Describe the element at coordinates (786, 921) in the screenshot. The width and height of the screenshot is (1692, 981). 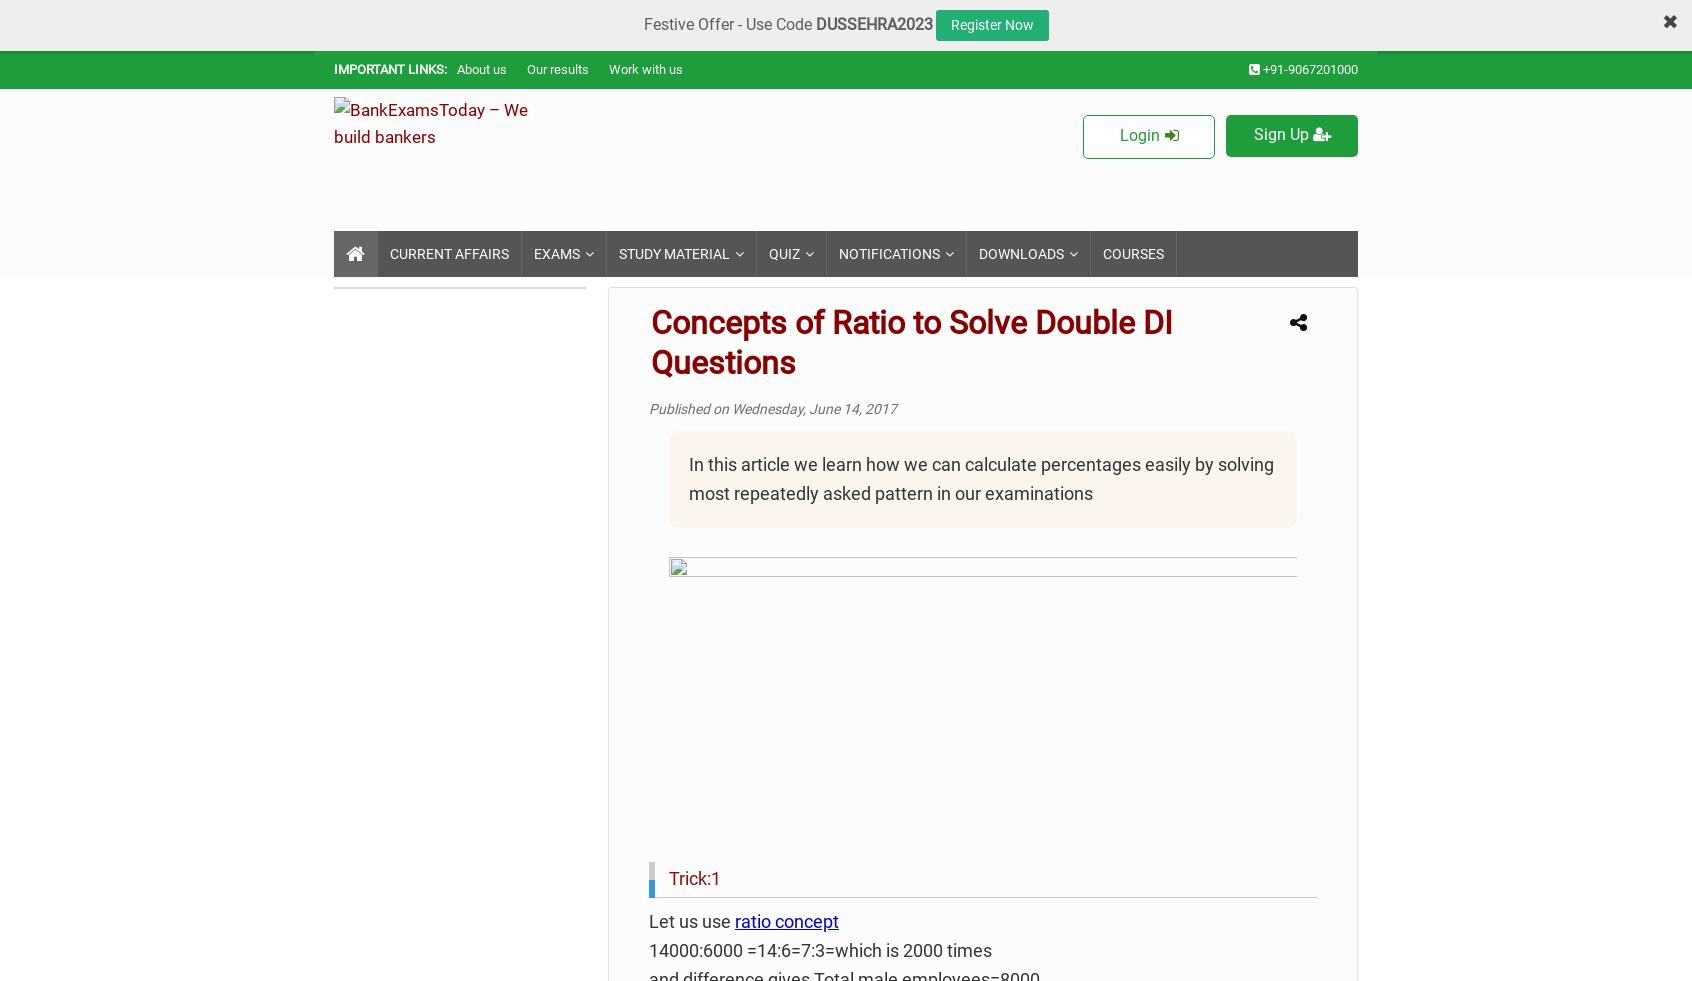
I see `'ratio concept'` at that location.